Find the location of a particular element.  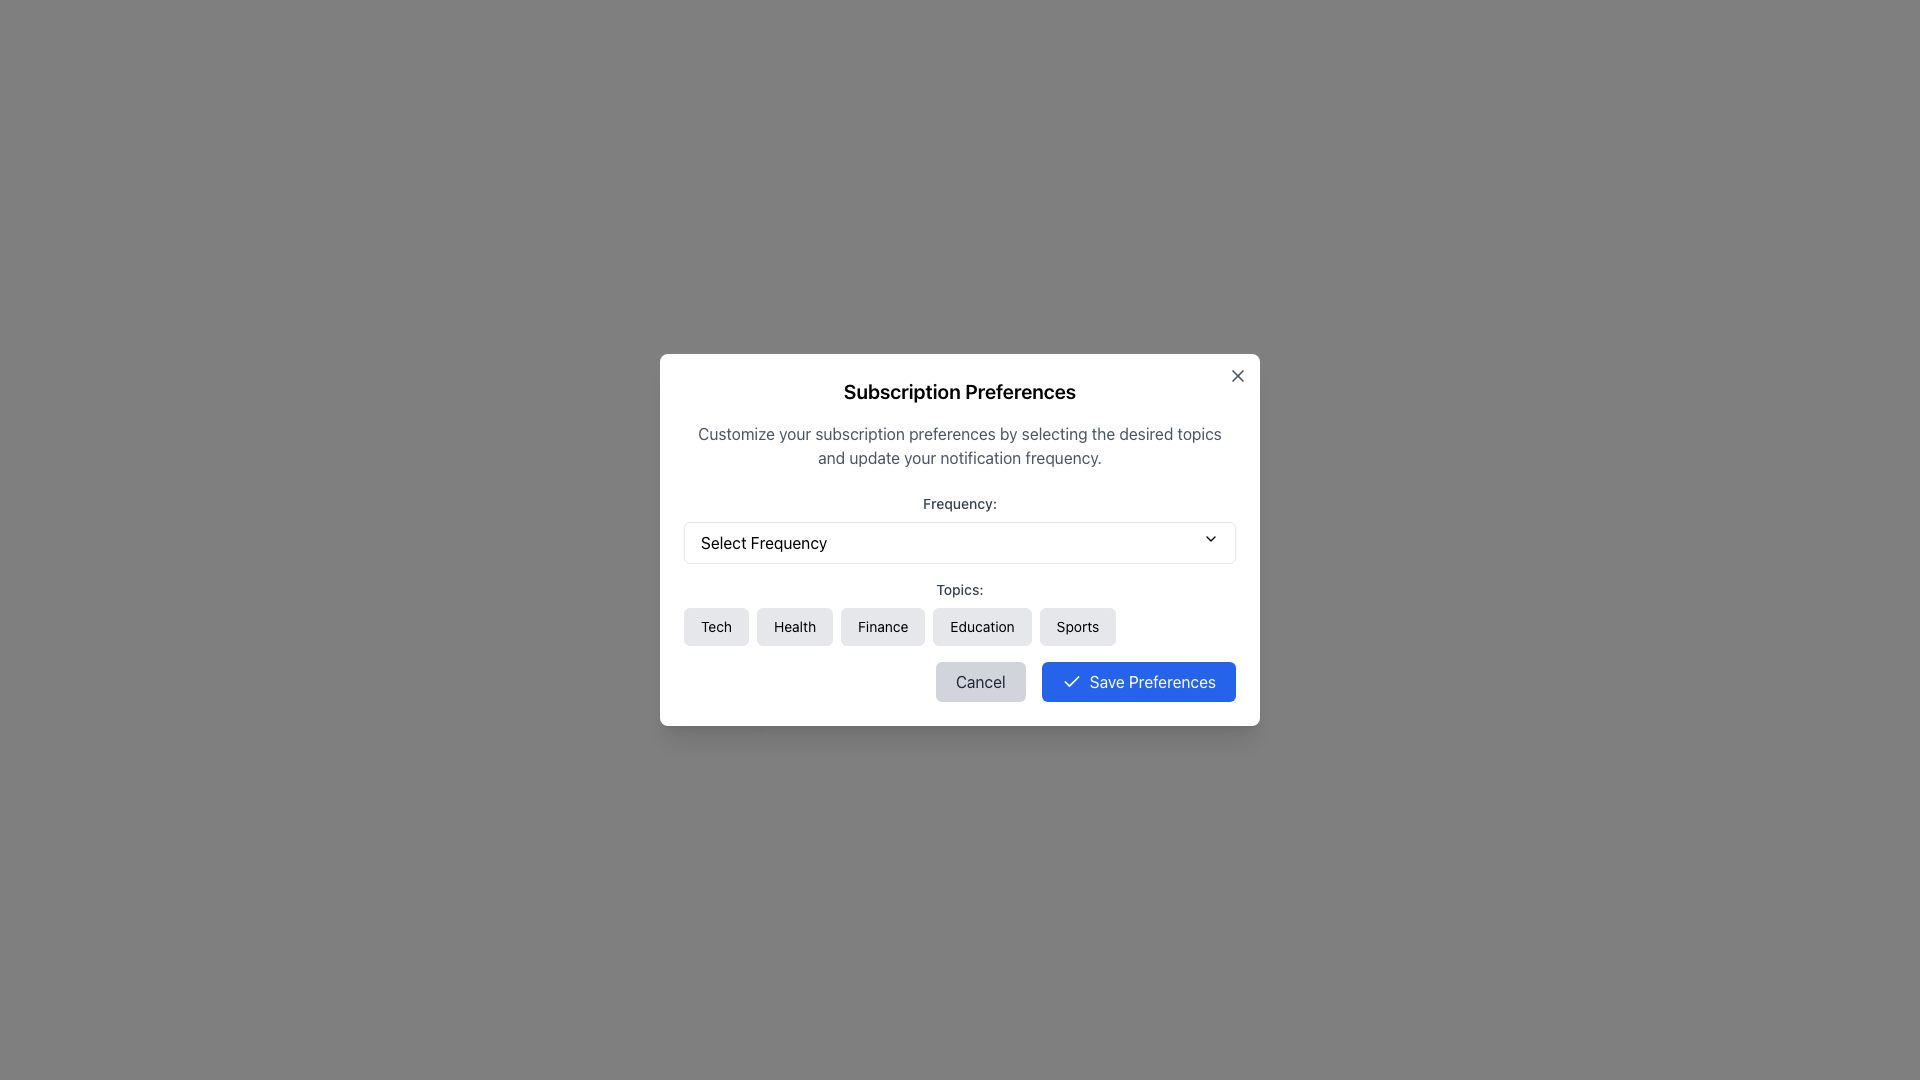

an option from the Dropdown menu for setting the notification frequency located within the 'Subscription Preferences' card, which is the first input field above the 'Topics' section is located at coordinates (960, 527).